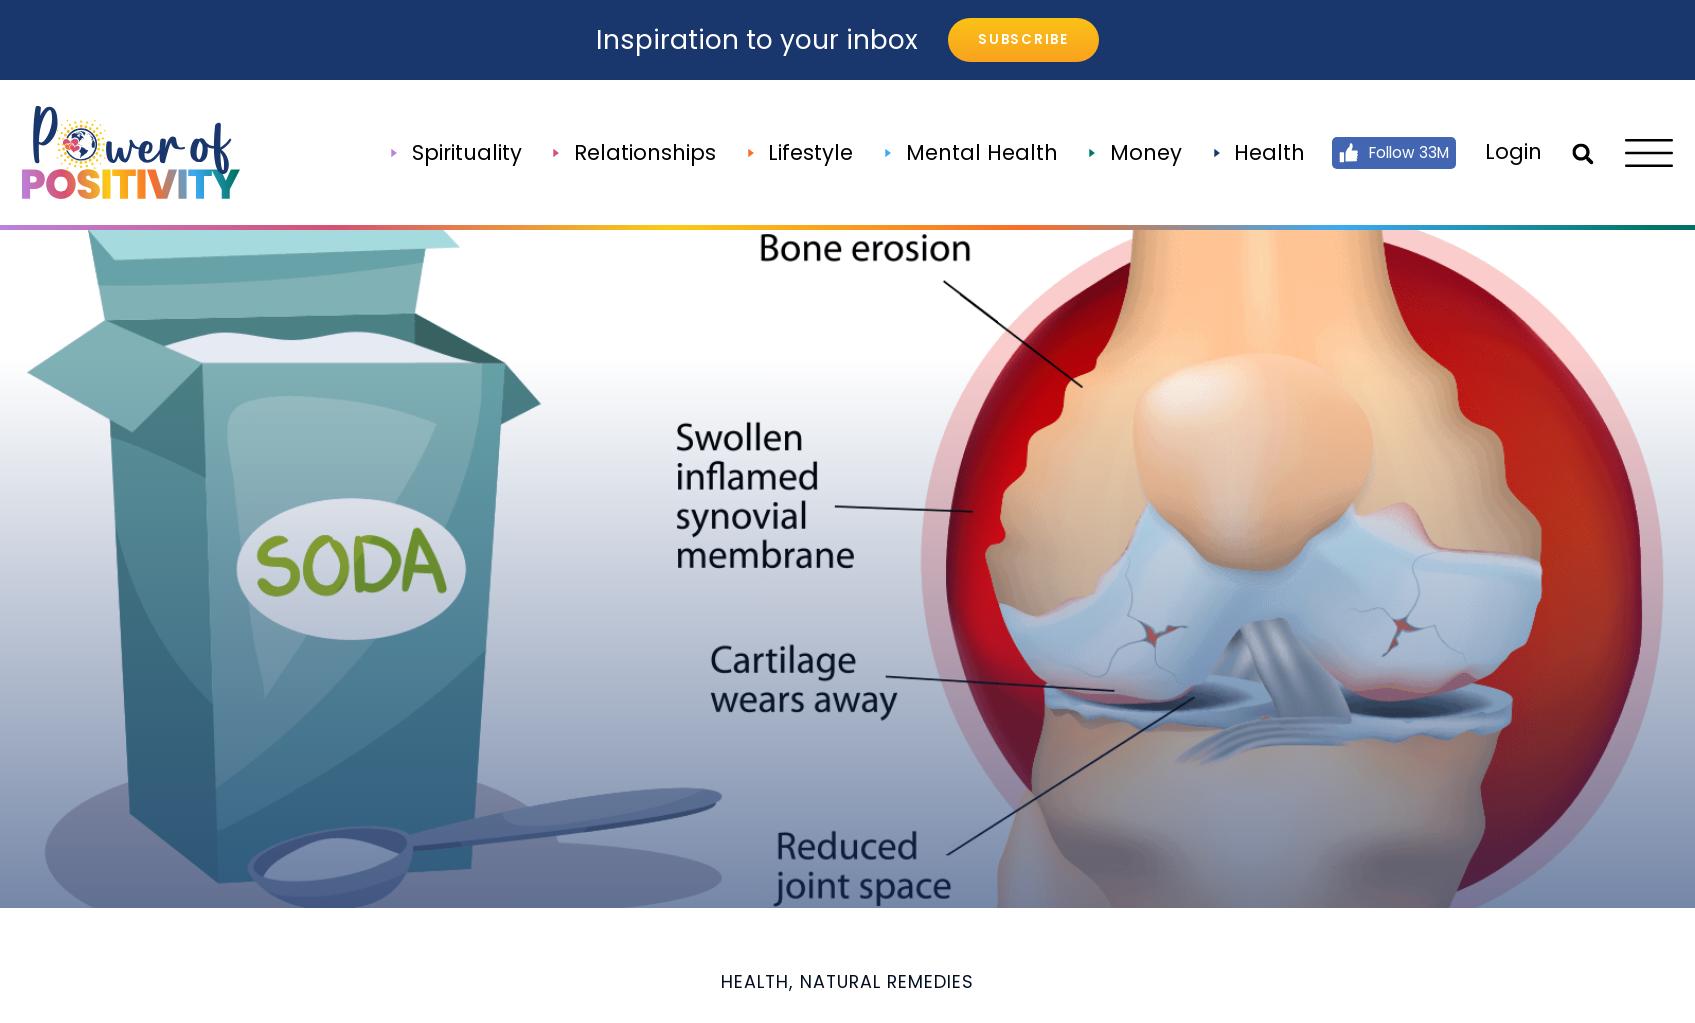  Describe the element at coordinates (1254, 381) in the screenshot. I see `'Back Pain'` at that location.